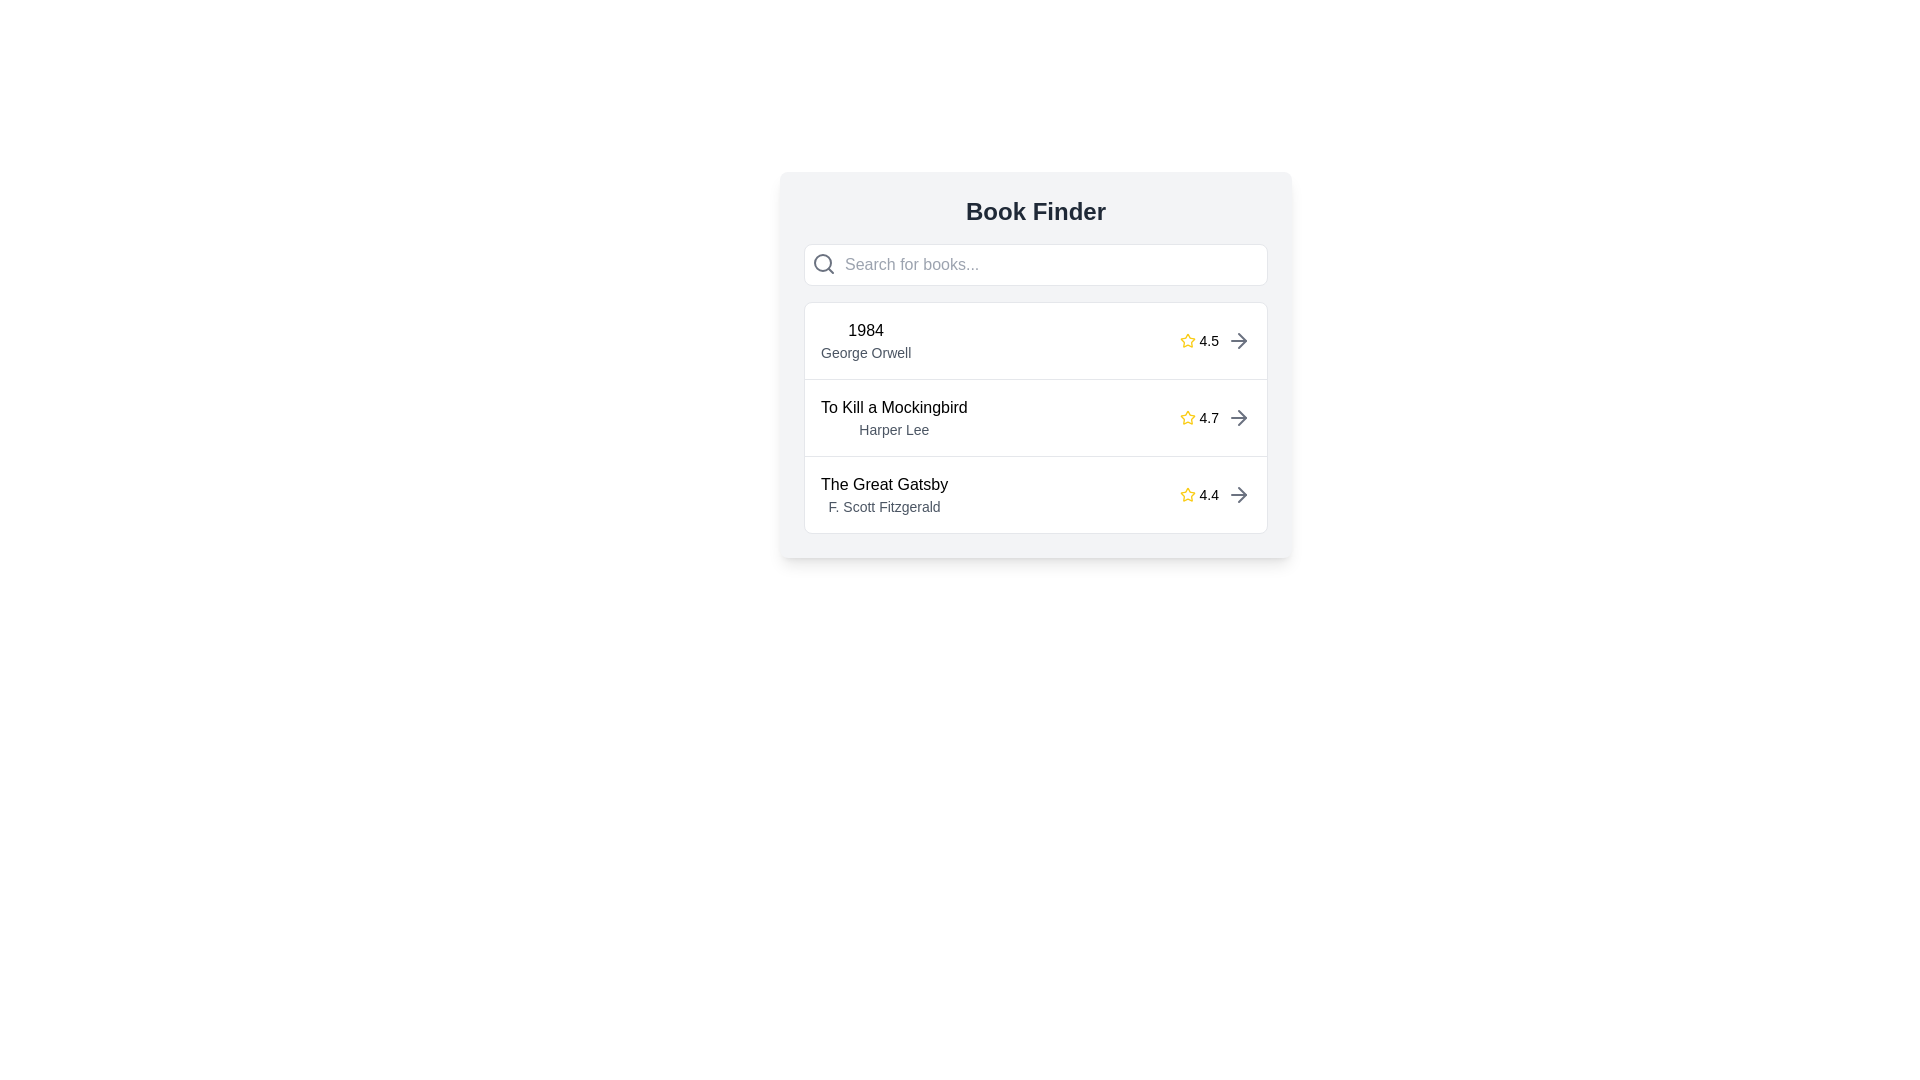 The width and height of the screenshot is (1920, 1080). What do you see at coordinates (1187, 494) in the screenshot?
I see `the appearance of the star graphical icon, which is styled with a yellow border and hollow center, located to the right of the '1984' book entry's title and subtitle` at bounding box center [1187, 494].